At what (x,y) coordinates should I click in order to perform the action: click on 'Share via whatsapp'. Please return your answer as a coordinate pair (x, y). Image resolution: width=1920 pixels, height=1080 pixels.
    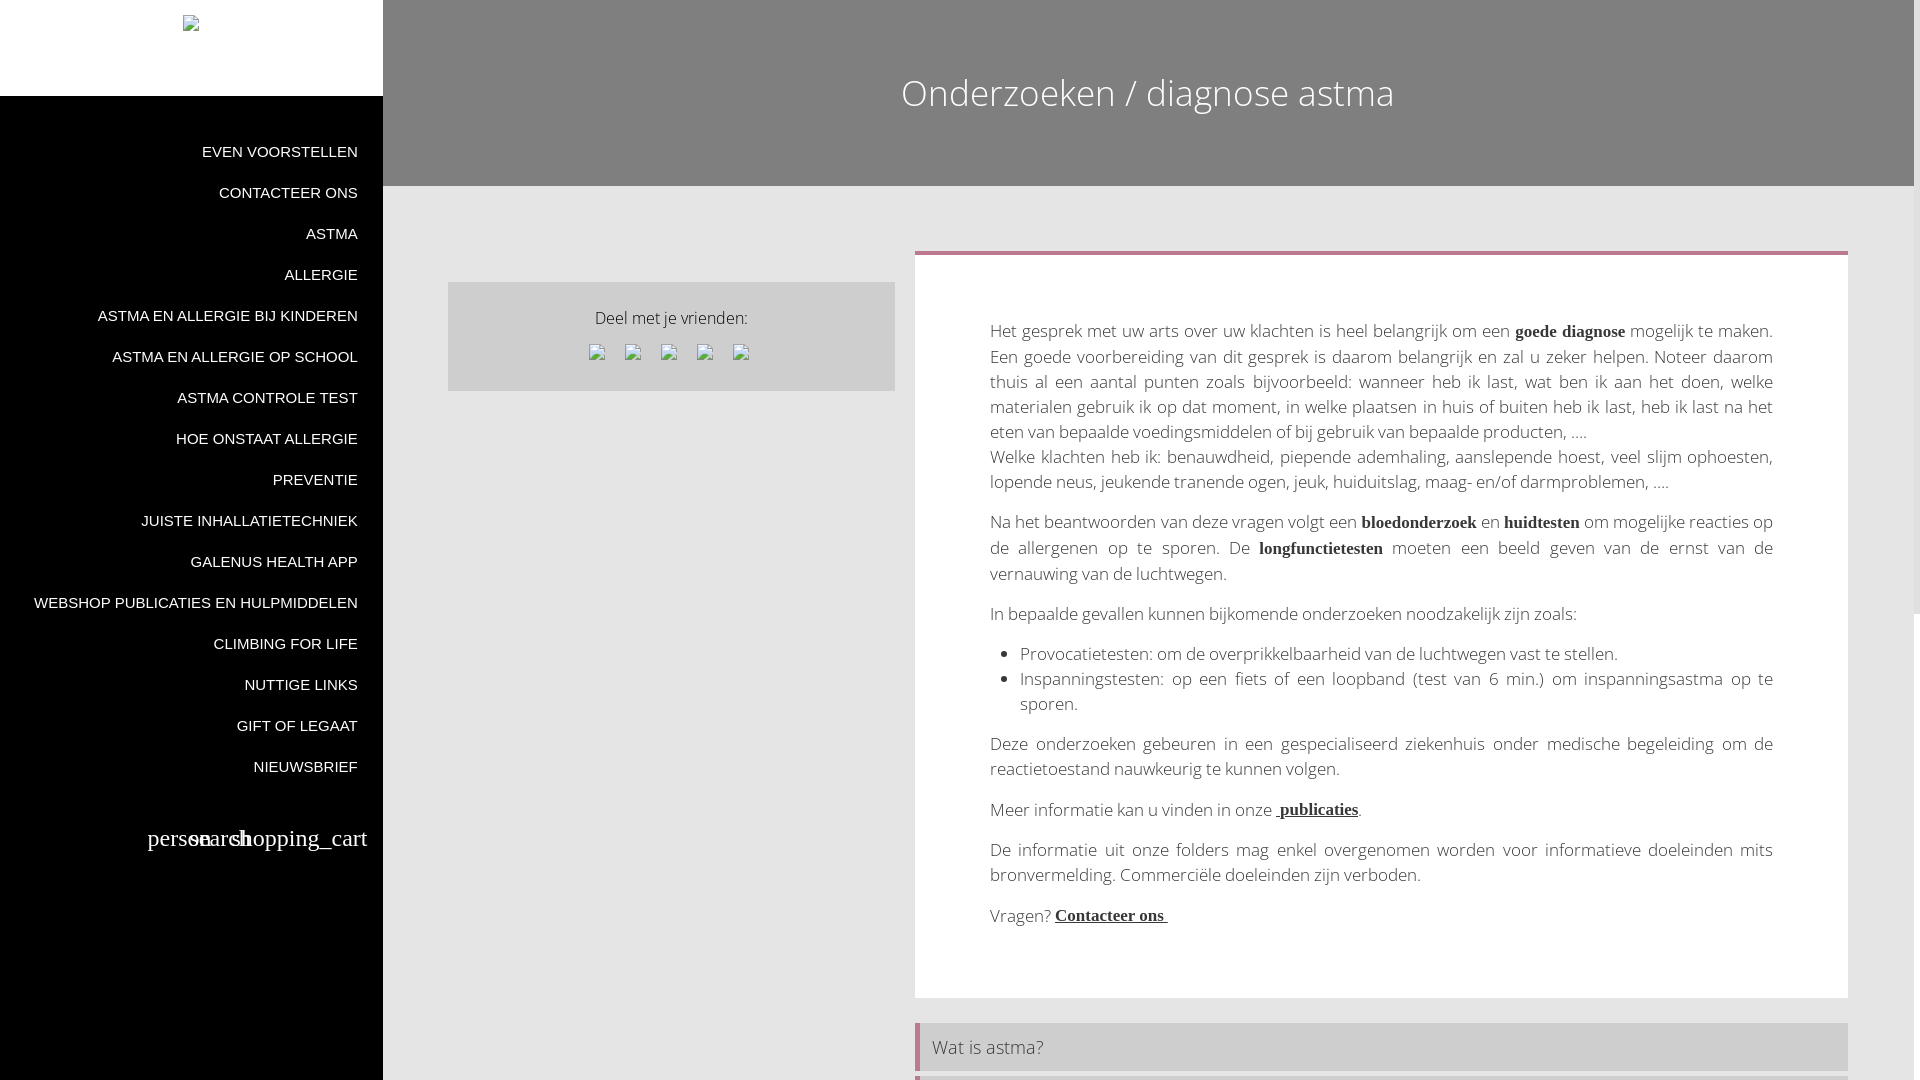
    Looking at the image, I should click on (743, 353).